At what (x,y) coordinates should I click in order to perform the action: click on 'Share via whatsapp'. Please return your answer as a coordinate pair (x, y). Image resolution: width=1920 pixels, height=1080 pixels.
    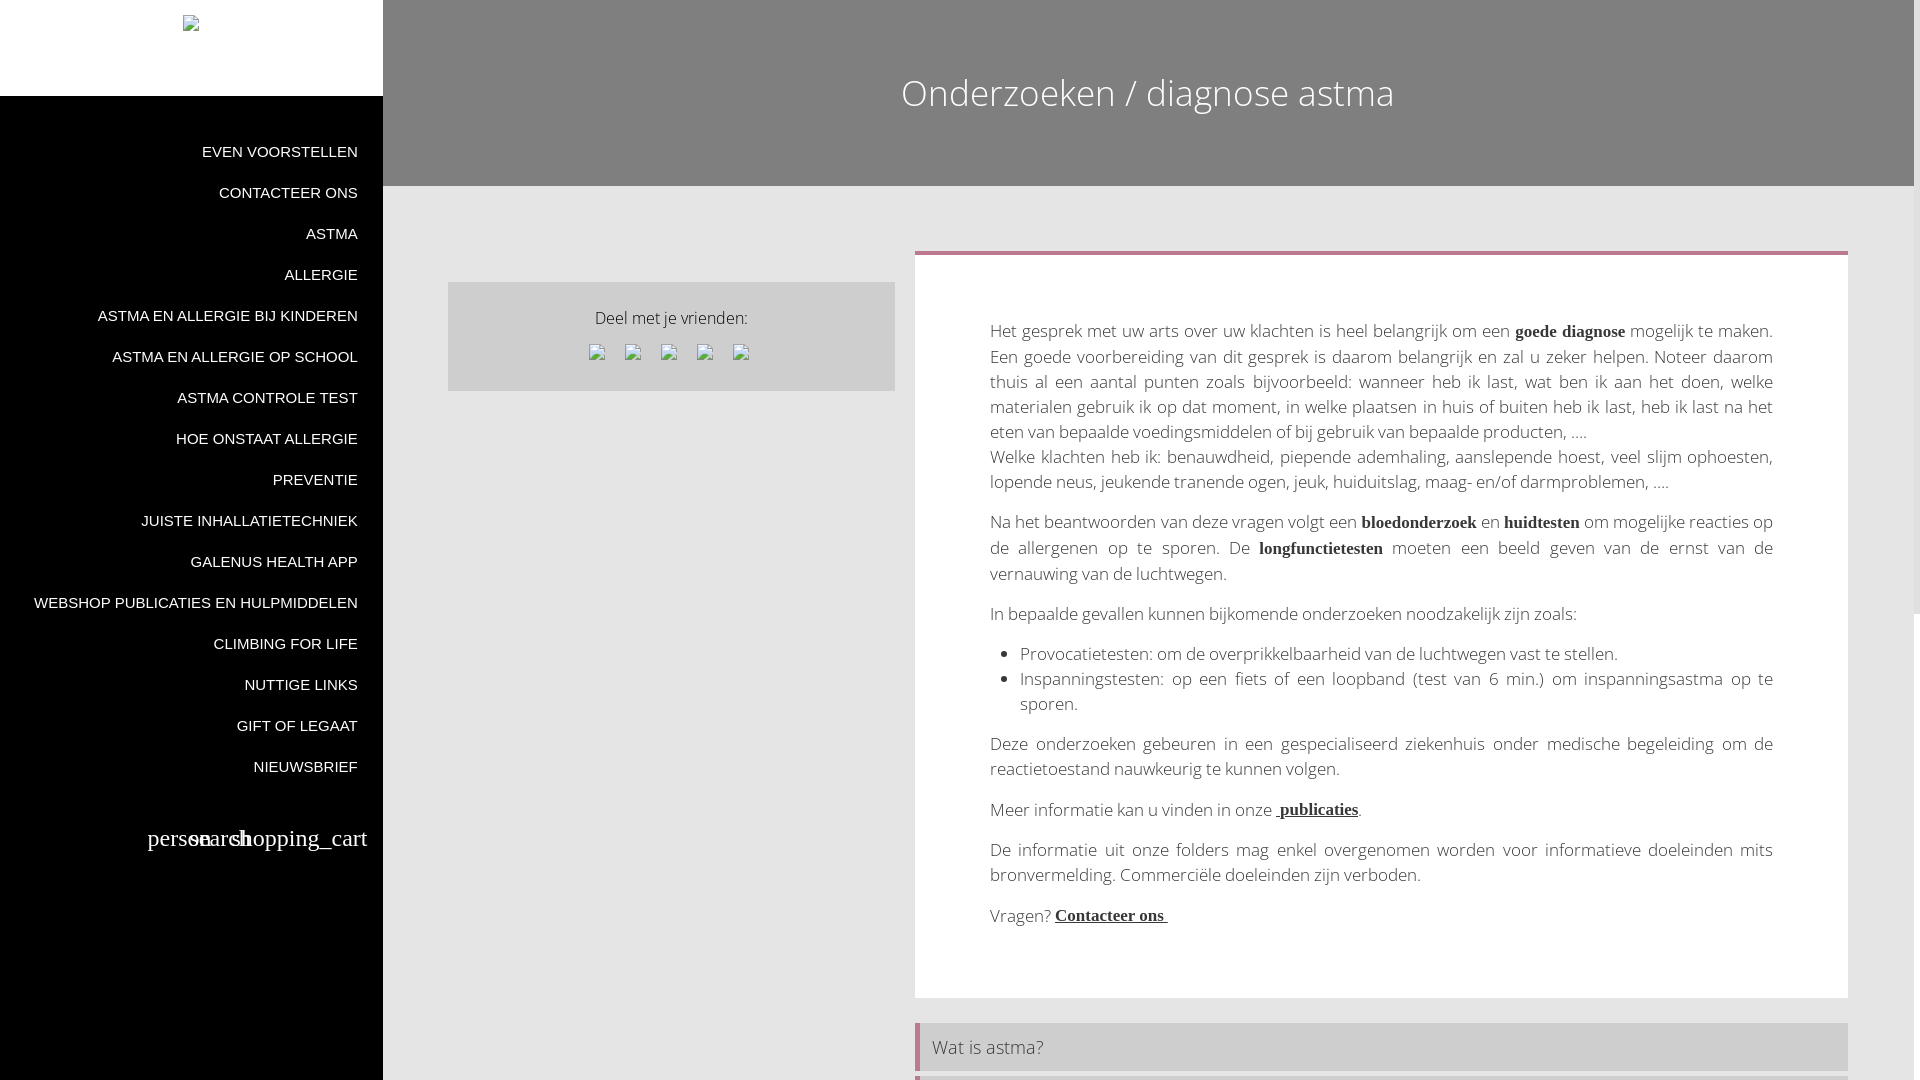
    Looking at the image, I should click on (743, 353).